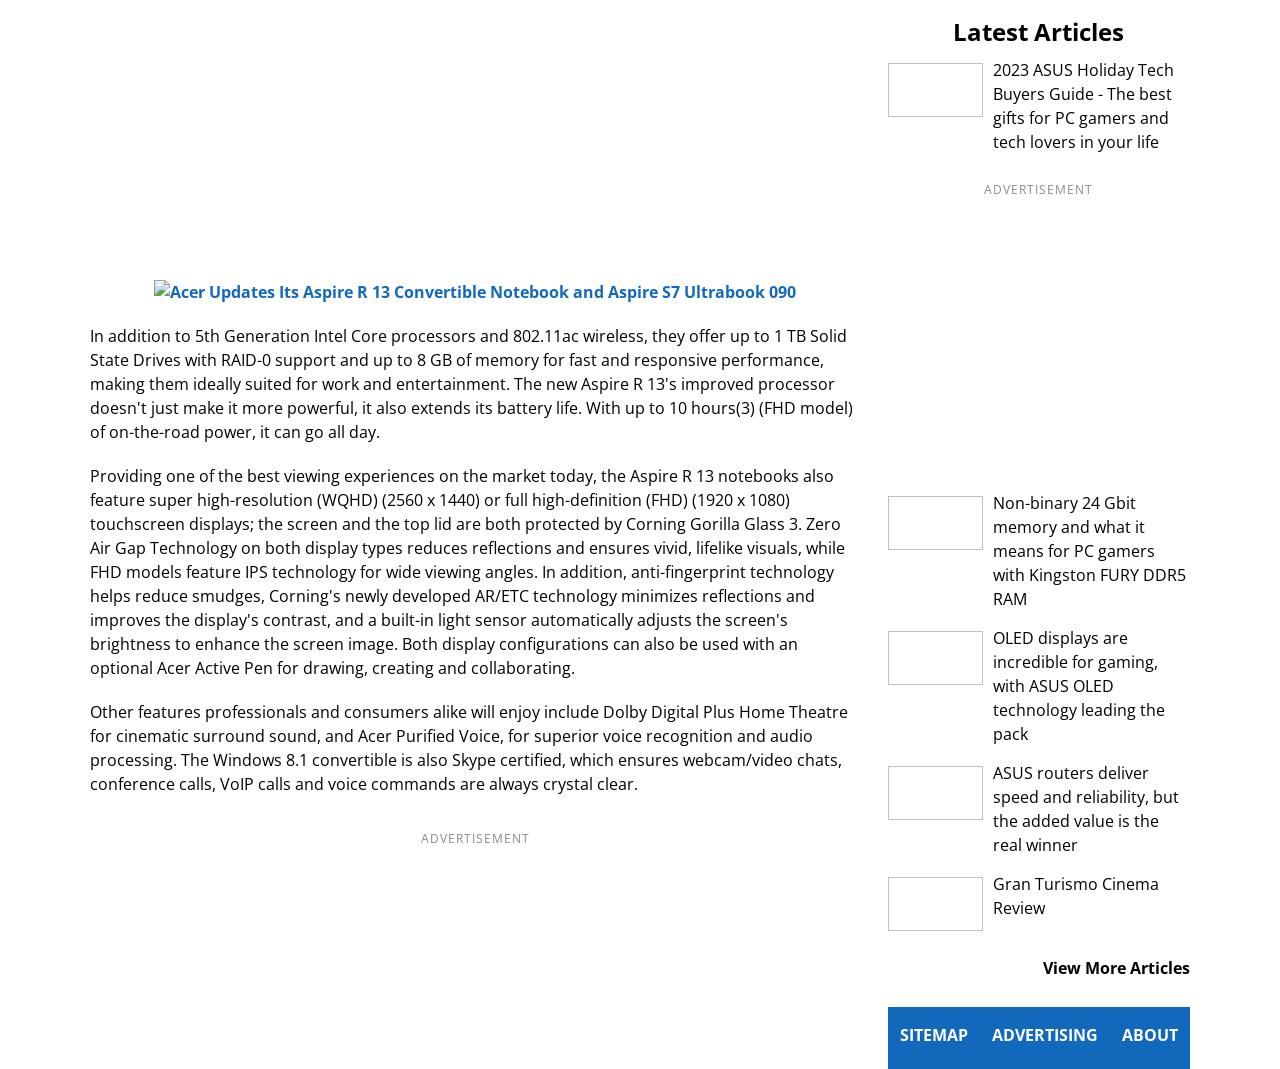 The width and height of the screenshot is (1280, 1069). Describe the element at coordinates (1087, 550) in the screenshot. I see `'Non-binary 24 Gbit memory and what it means for PC gamers with Kingston FURY DDR5 RAM'` at that location.